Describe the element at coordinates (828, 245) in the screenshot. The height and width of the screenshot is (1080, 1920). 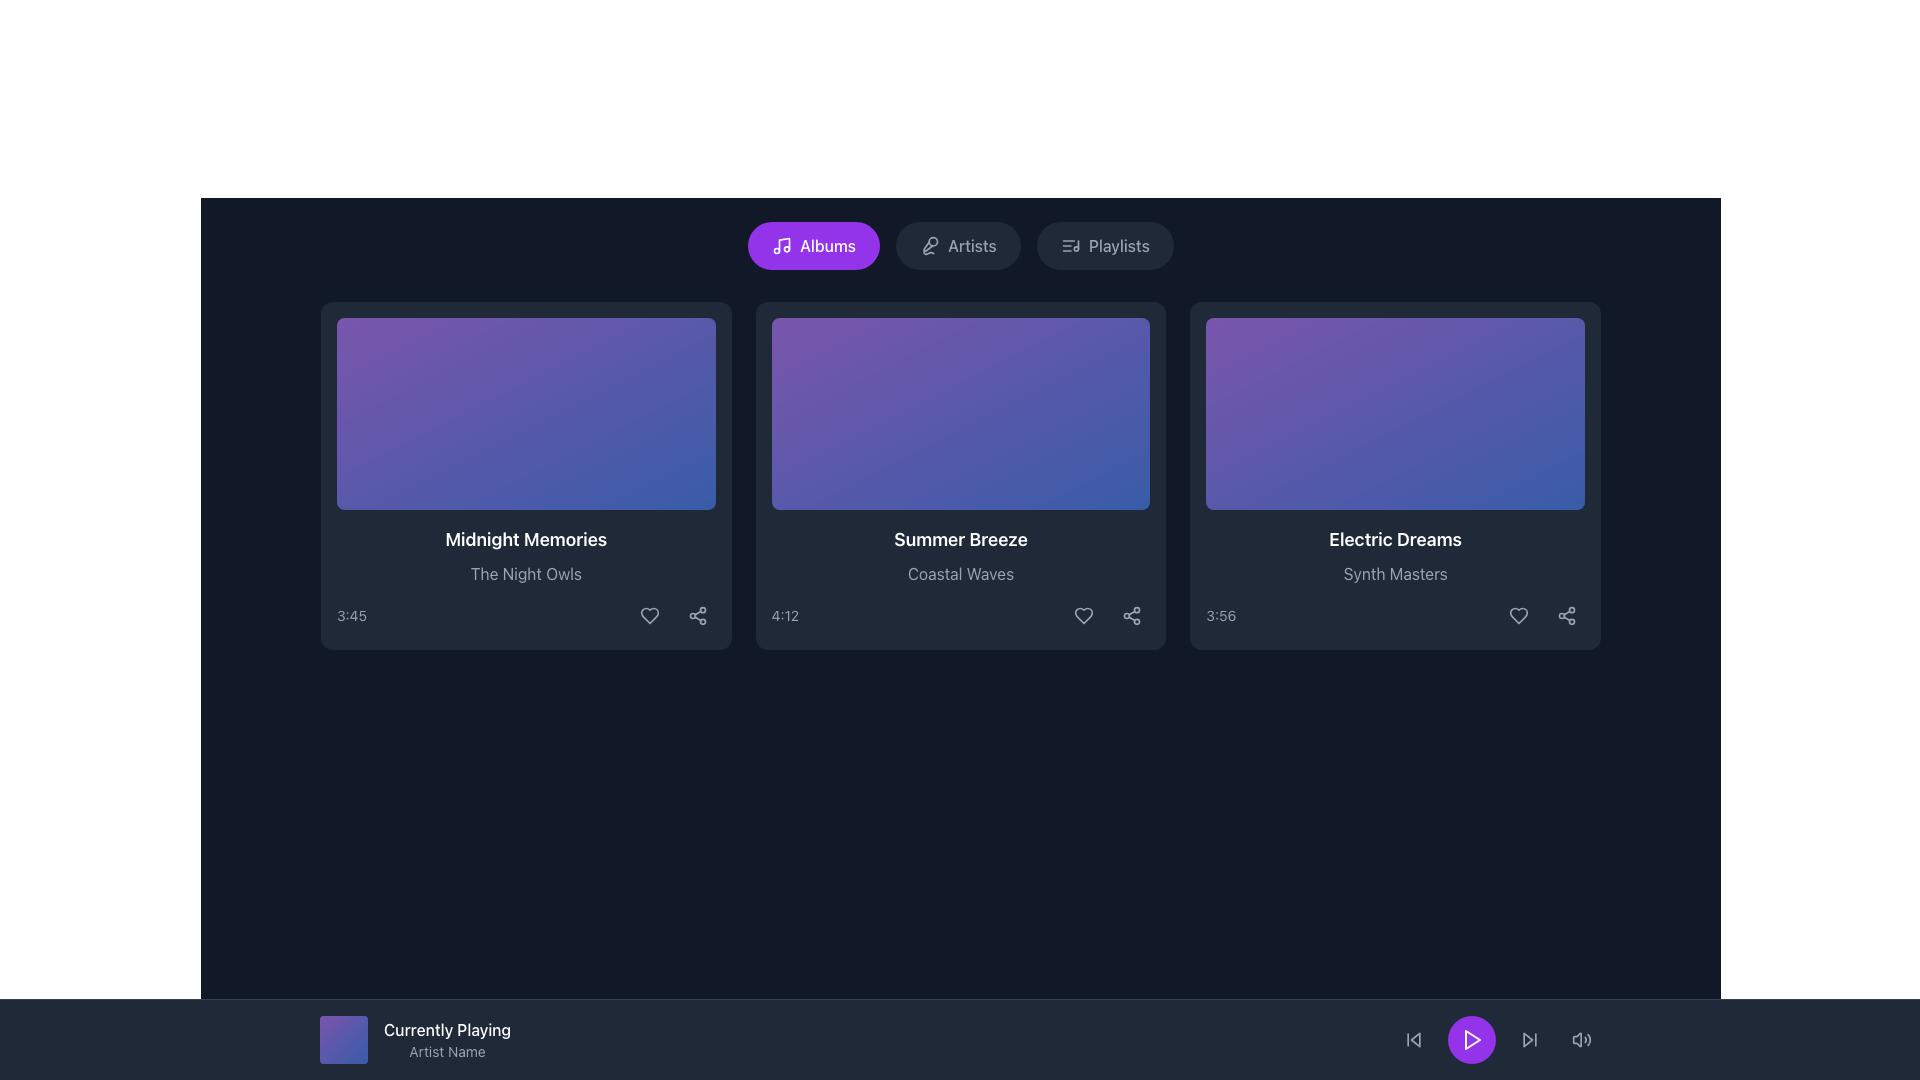
I see `the 'Albums' text label` at that location.